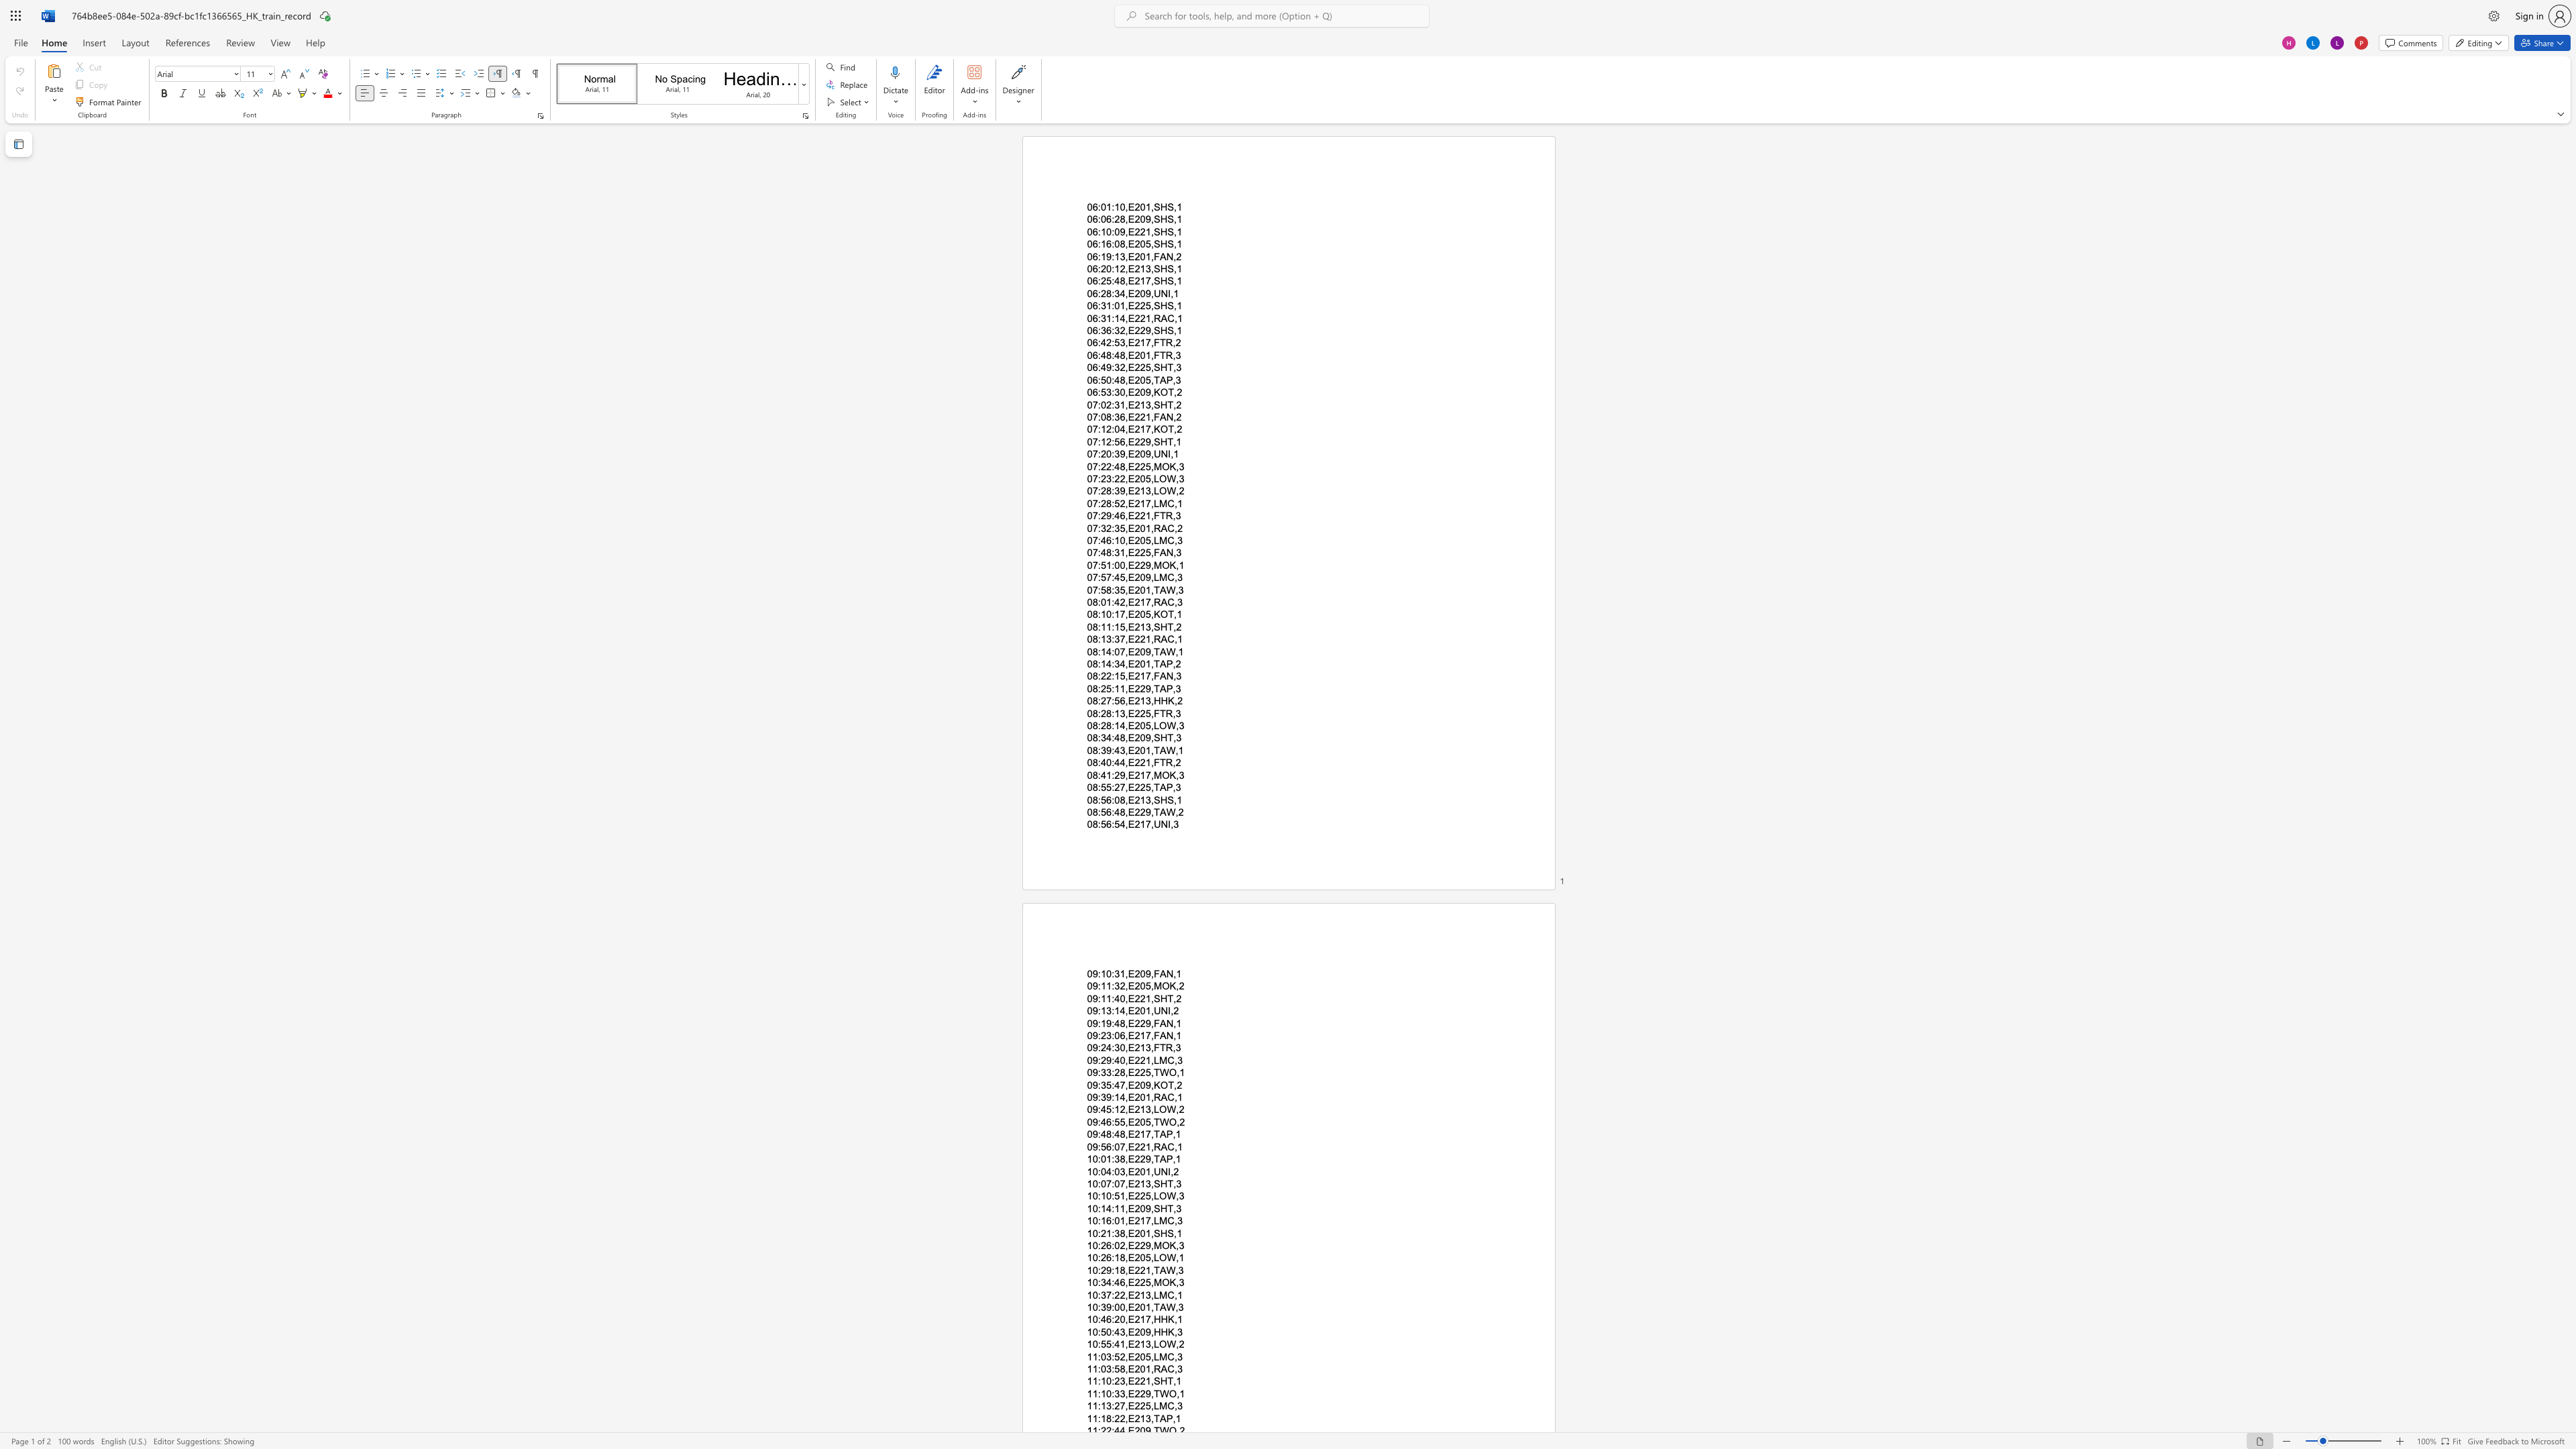 The width and height of the screenshot is (2576, 1449). Describe the element at coordinates (1106, 429) in the screenshot. I see `the subset text "2:04,E217" within the text "07:12:04,E217,KOT,2"` at that location.